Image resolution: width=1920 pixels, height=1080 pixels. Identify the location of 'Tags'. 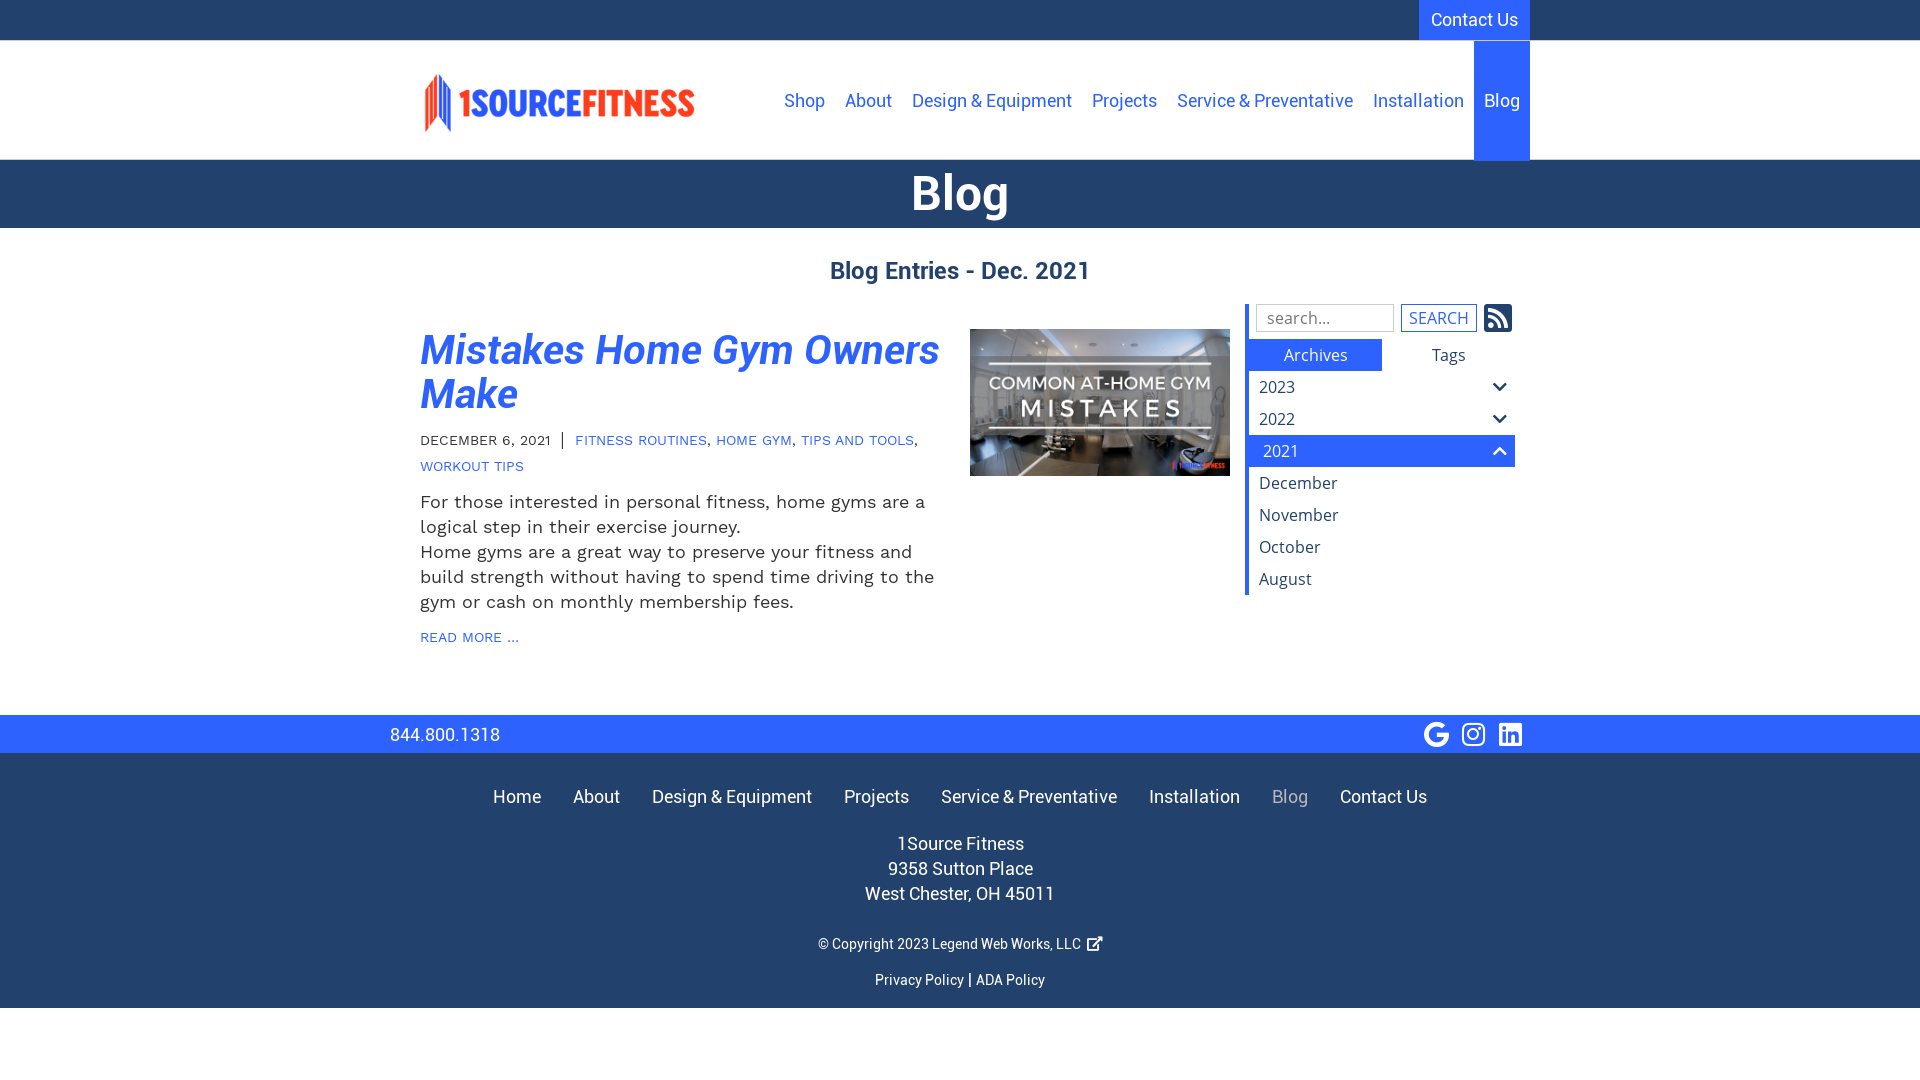
(1448, 353).